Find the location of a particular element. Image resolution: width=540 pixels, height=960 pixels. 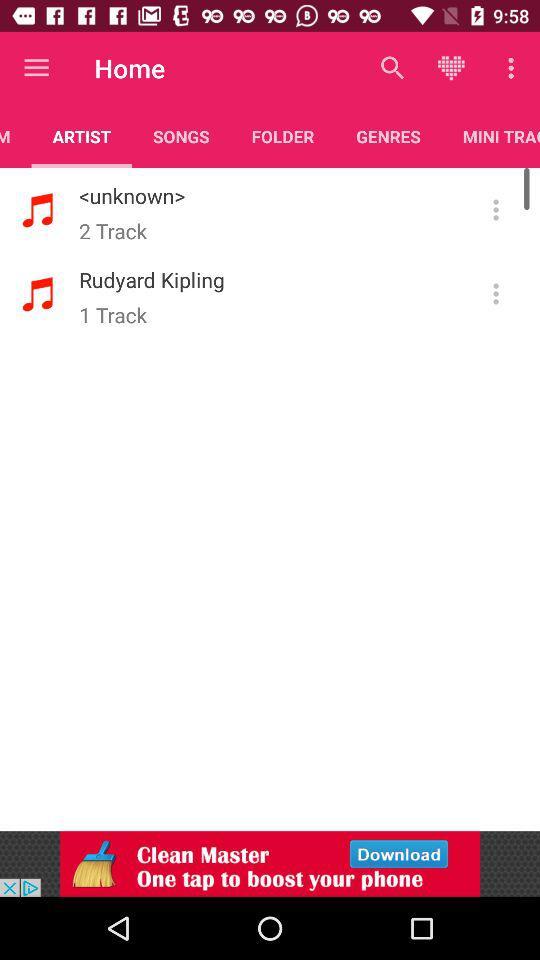

control button is located at coordinates (495, 293).